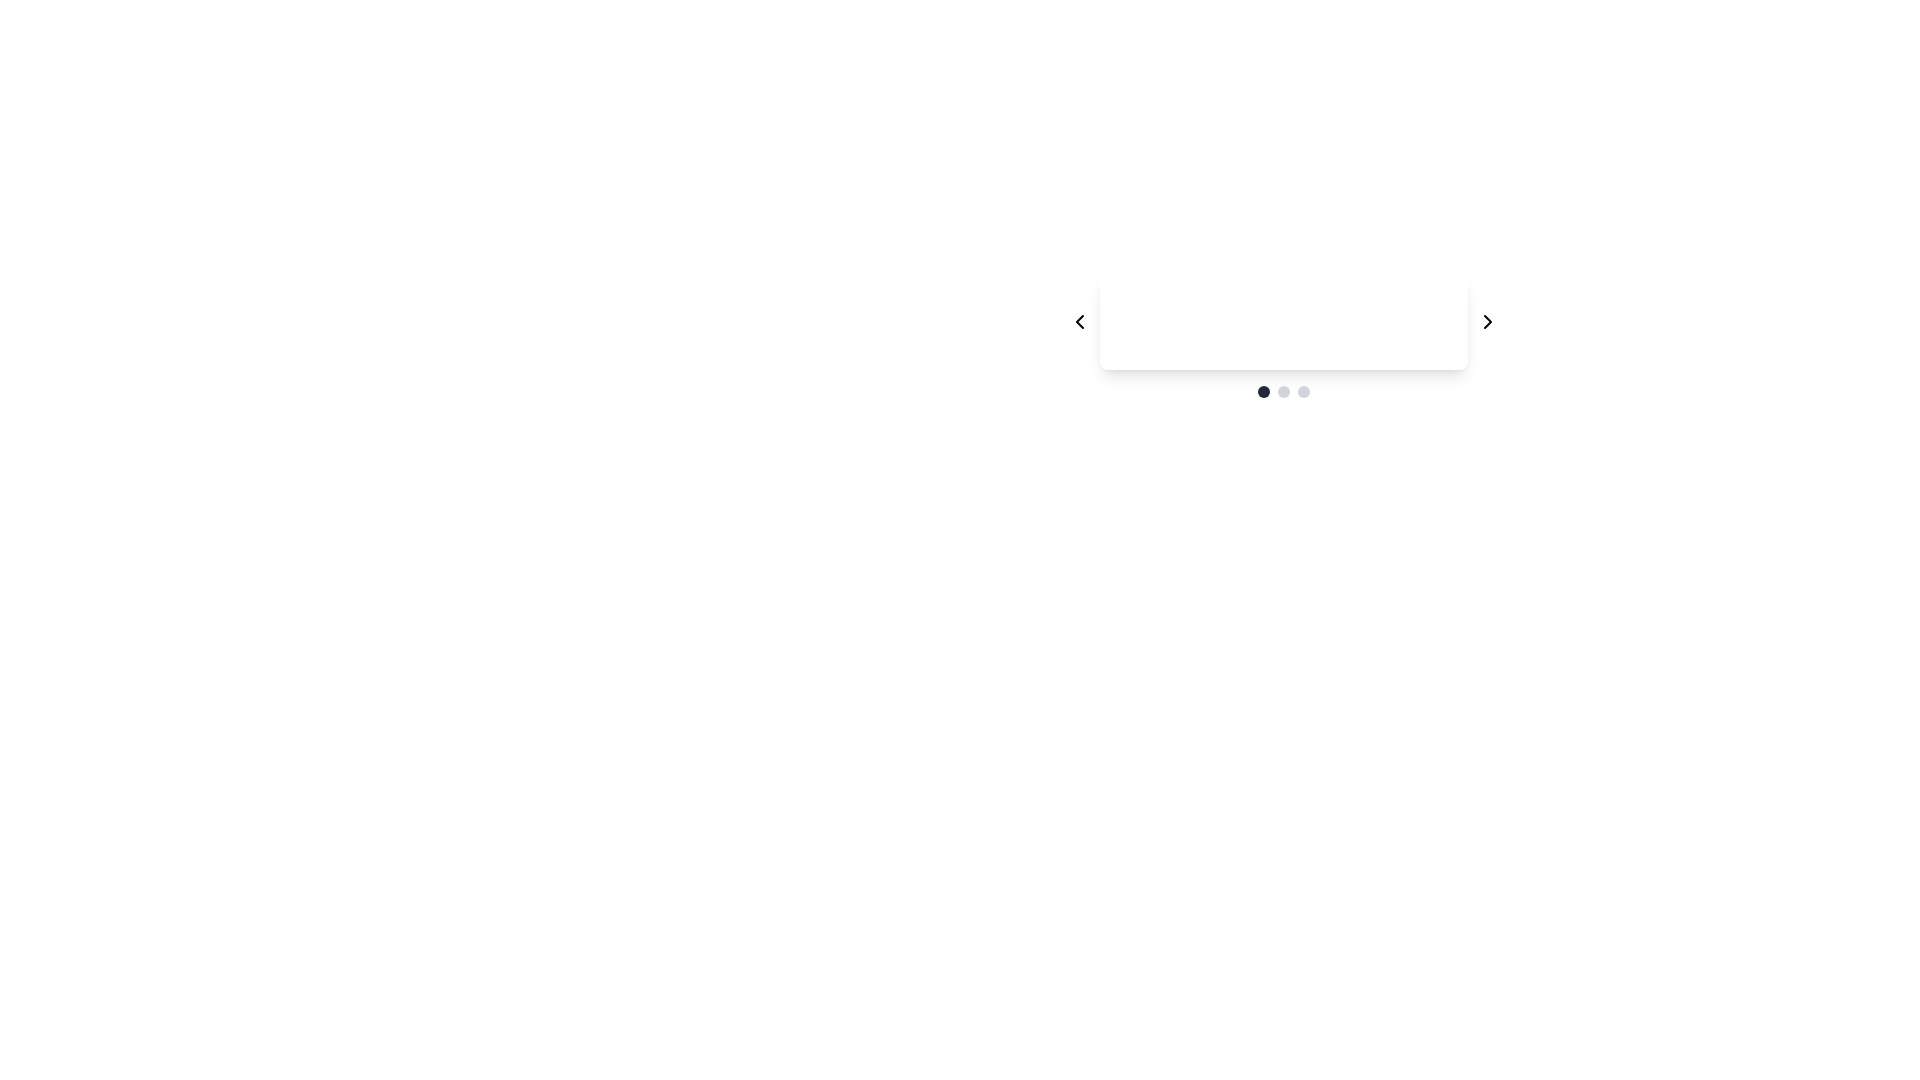  I want to click on the chevron icon in the top-right corner of the carousel, so click(1488, 320).